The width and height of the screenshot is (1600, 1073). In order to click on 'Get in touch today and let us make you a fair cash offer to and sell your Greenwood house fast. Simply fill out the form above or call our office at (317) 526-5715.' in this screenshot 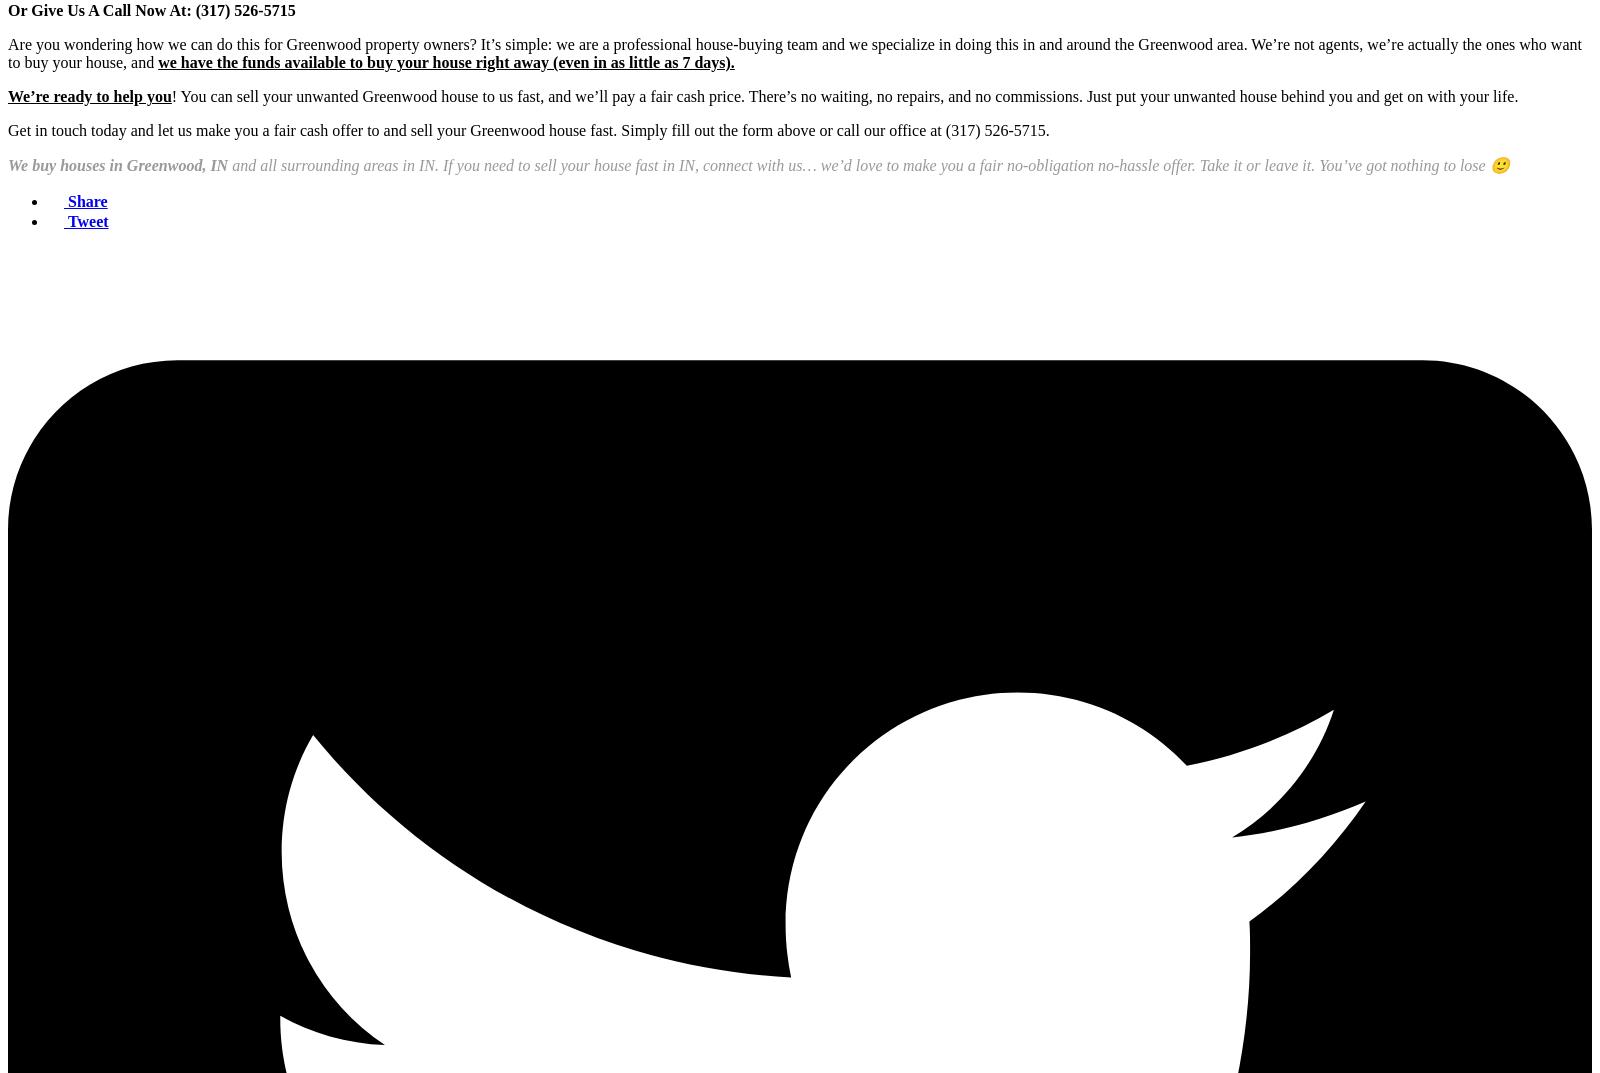, I will do `click(527, 129)`.